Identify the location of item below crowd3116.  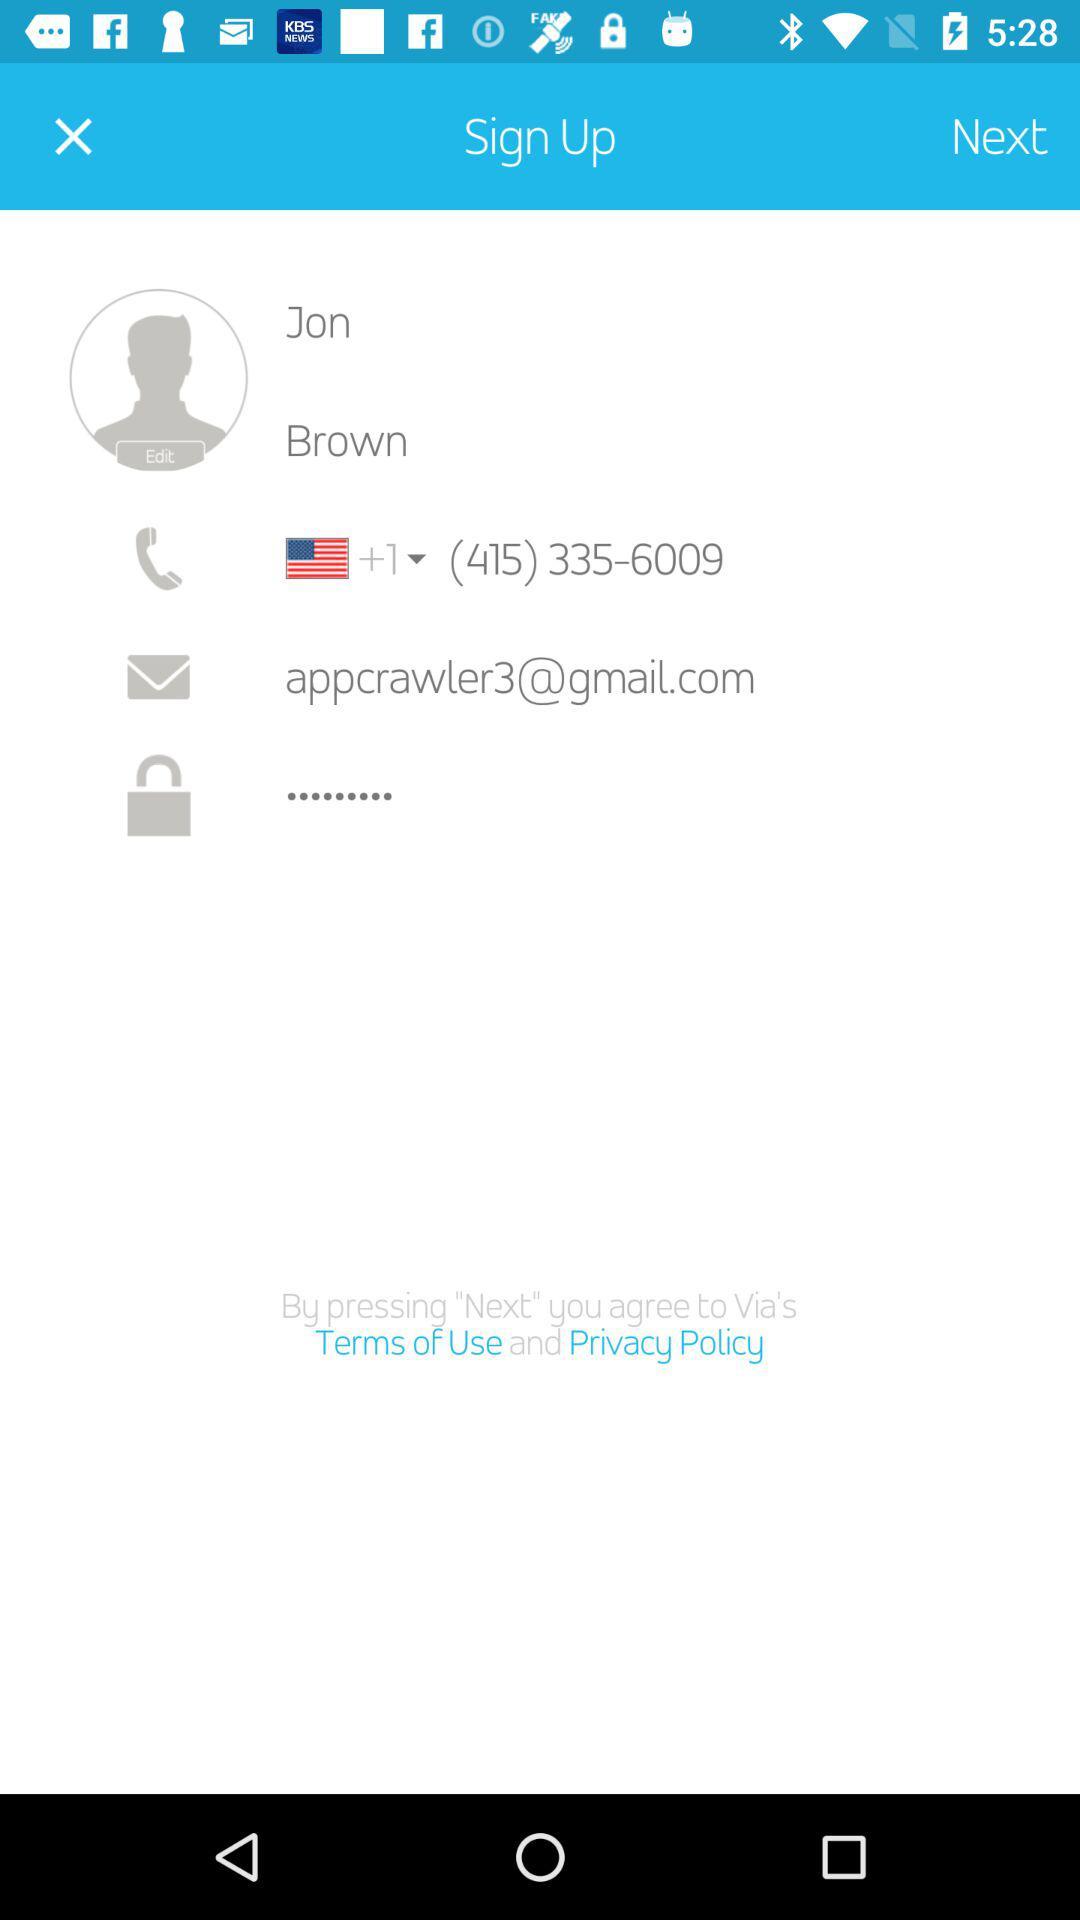
(538, 1324).